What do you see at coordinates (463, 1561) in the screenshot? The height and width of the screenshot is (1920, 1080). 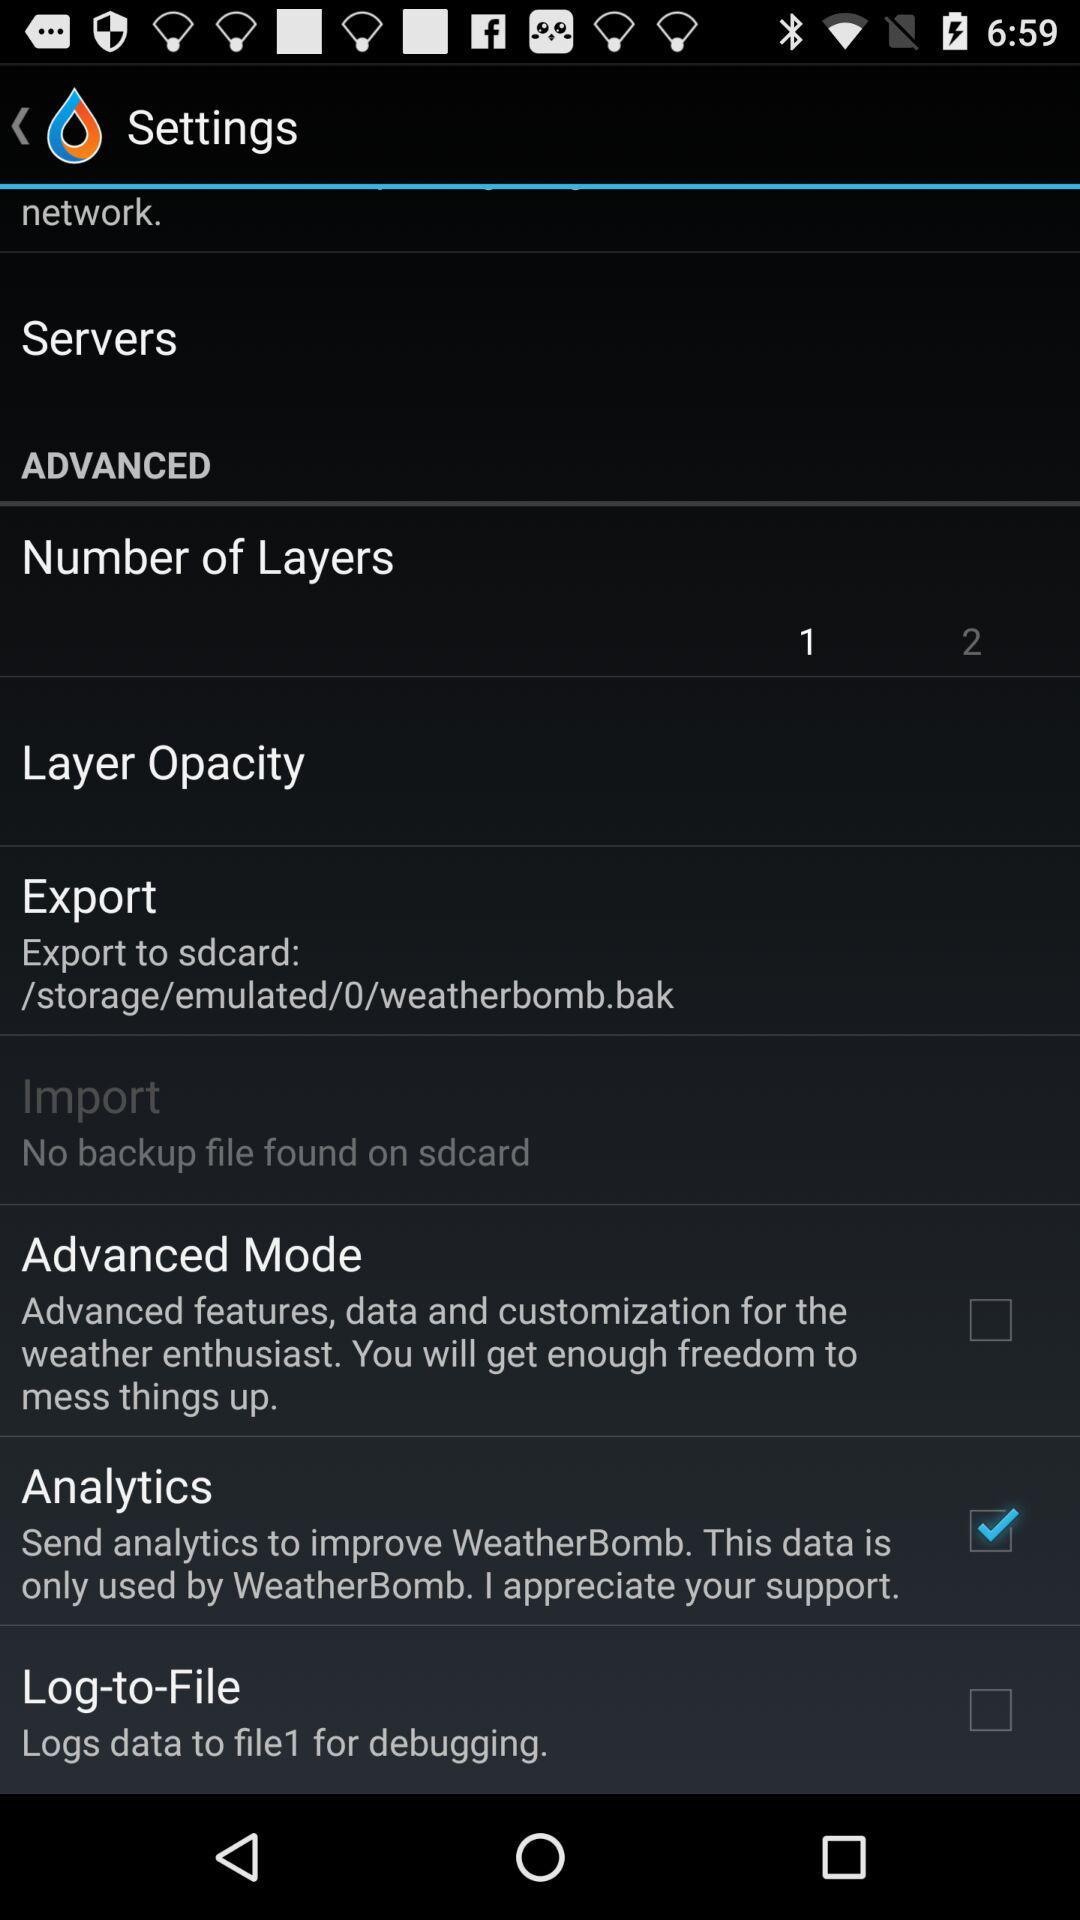 I see `send analytics to app` at bounding box center [463, 1561].